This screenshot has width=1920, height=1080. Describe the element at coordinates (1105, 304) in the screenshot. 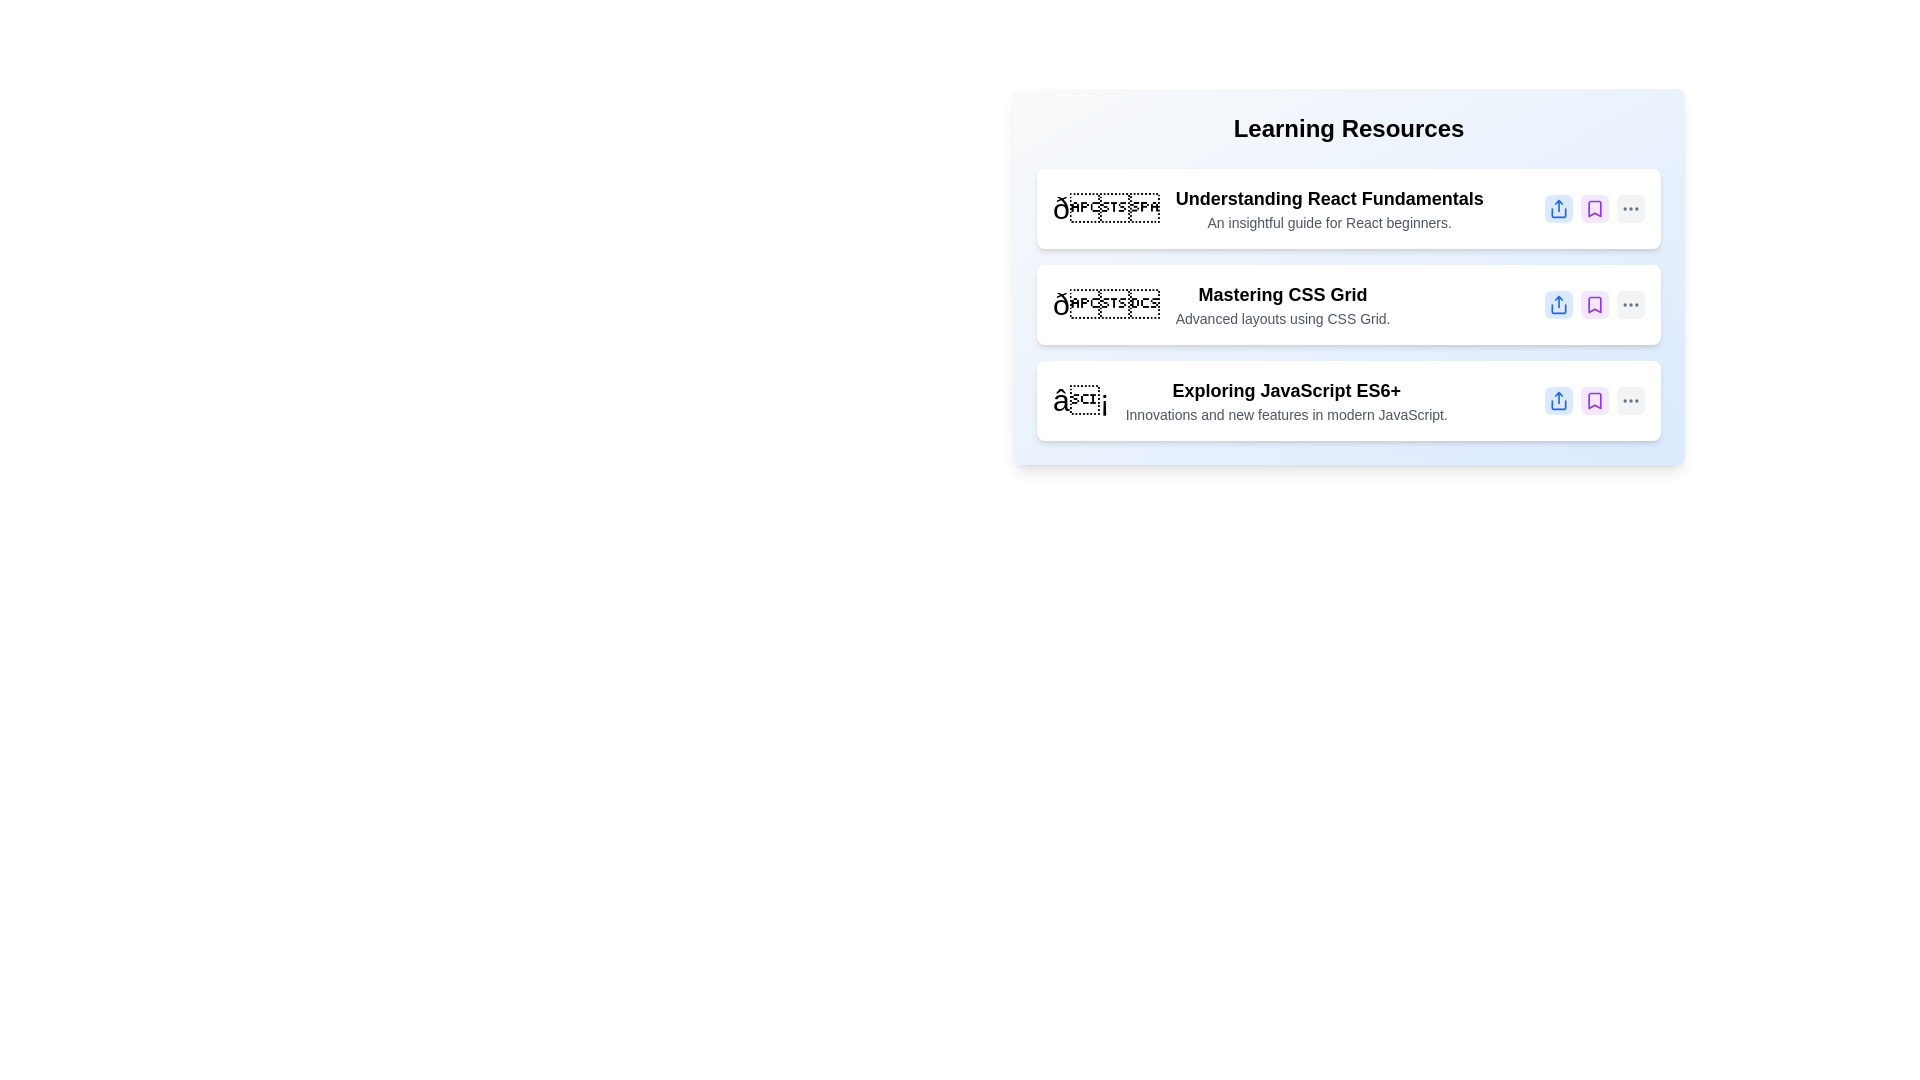

I see `the icon of the item with the title Mastering CSS Grid` at that location.